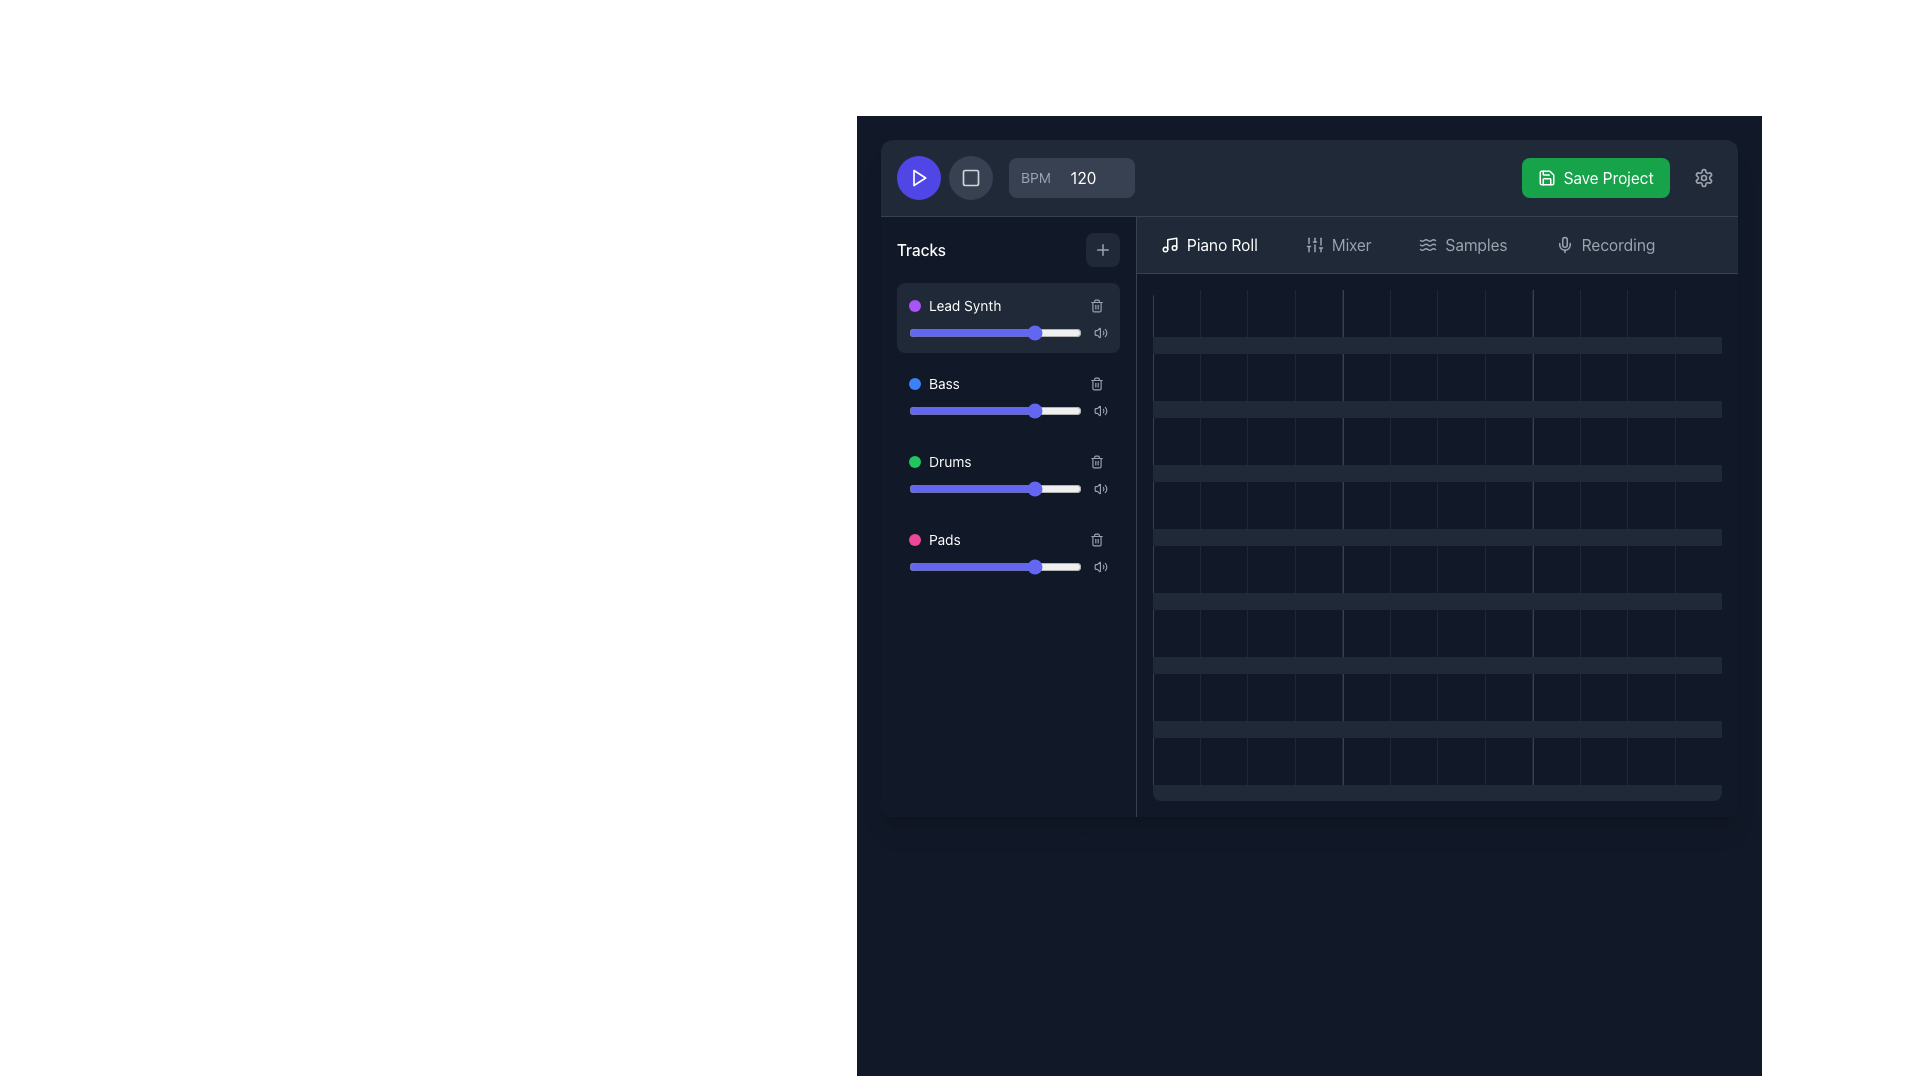  What do you see at coordinates (1461, 633) in the screenshot?
I see `the grid cell element located in the last row and seventh column of the grid layout, which has a dark gray background and no visible decorations` at bounding box center [1461, 633].